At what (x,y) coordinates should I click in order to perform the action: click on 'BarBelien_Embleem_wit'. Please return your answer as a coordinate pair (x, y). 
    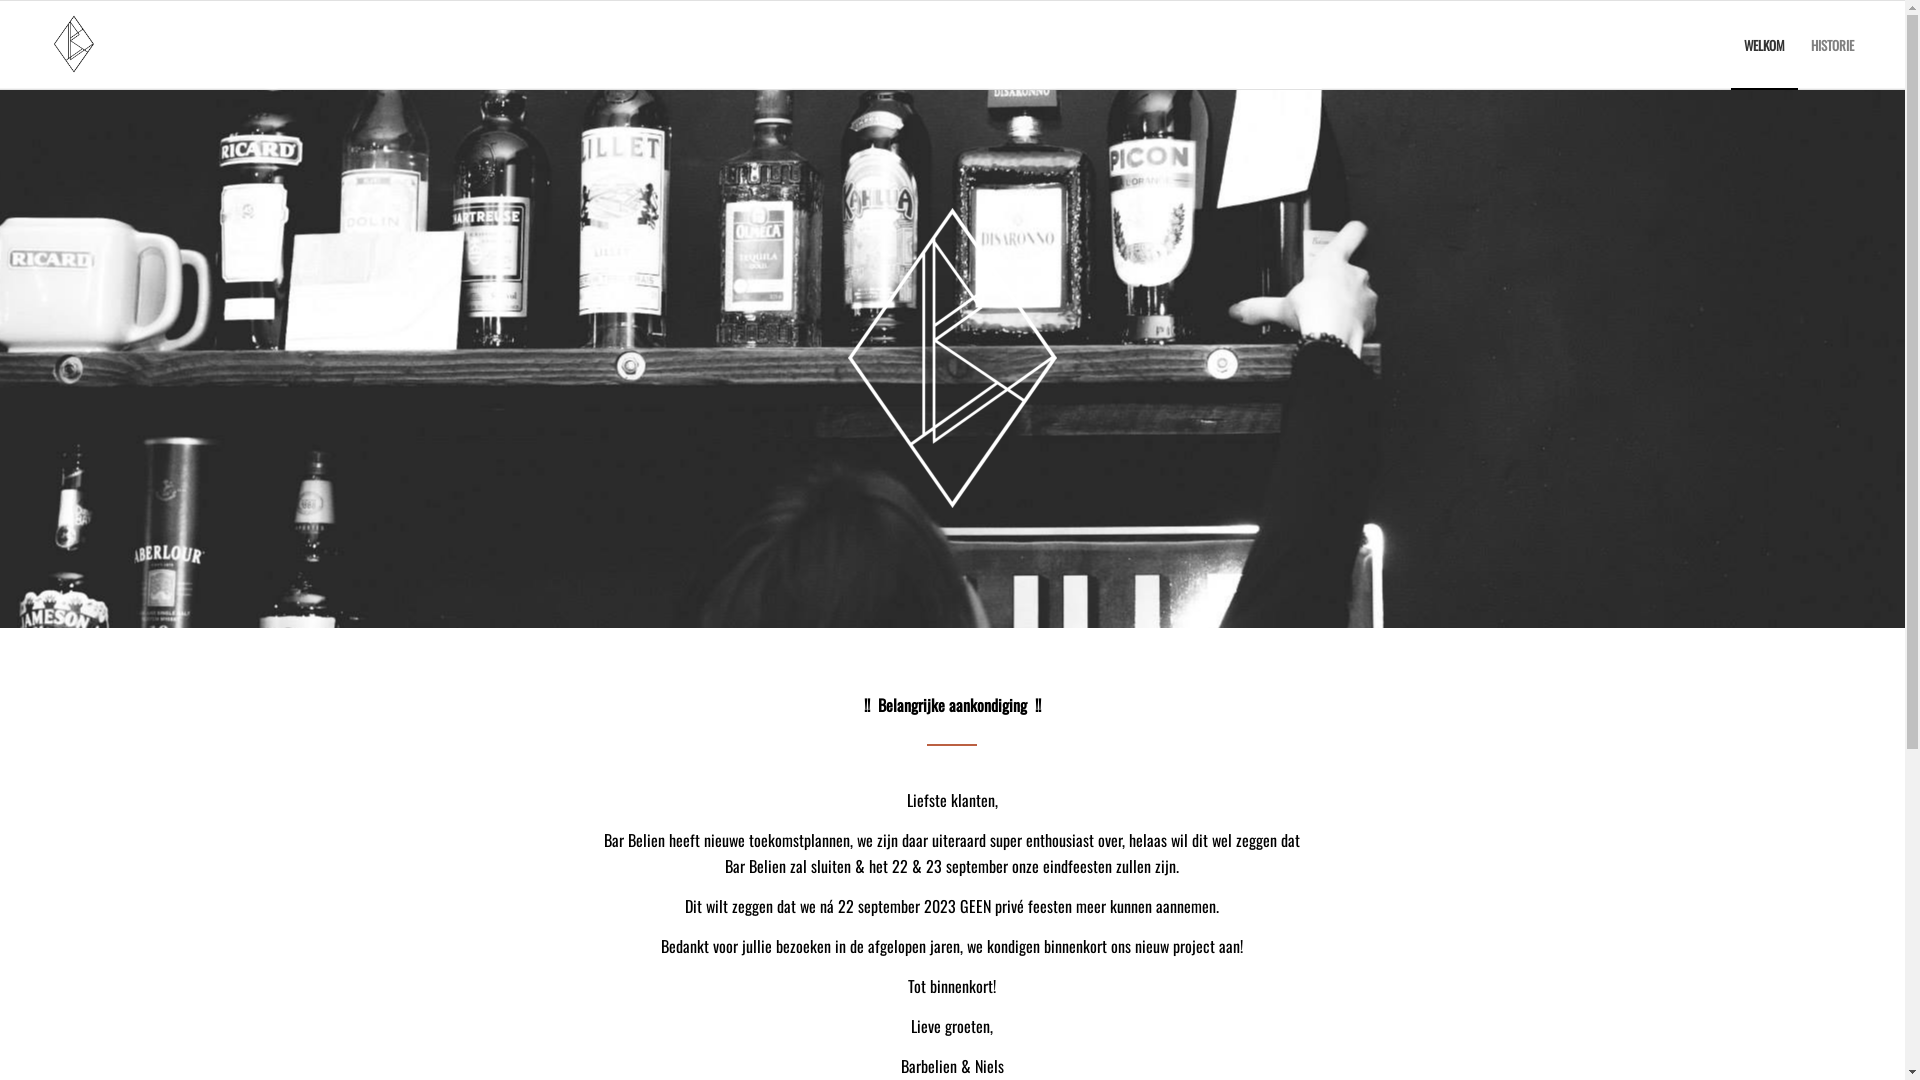
    Looking at the image, I should click on (951, 357).